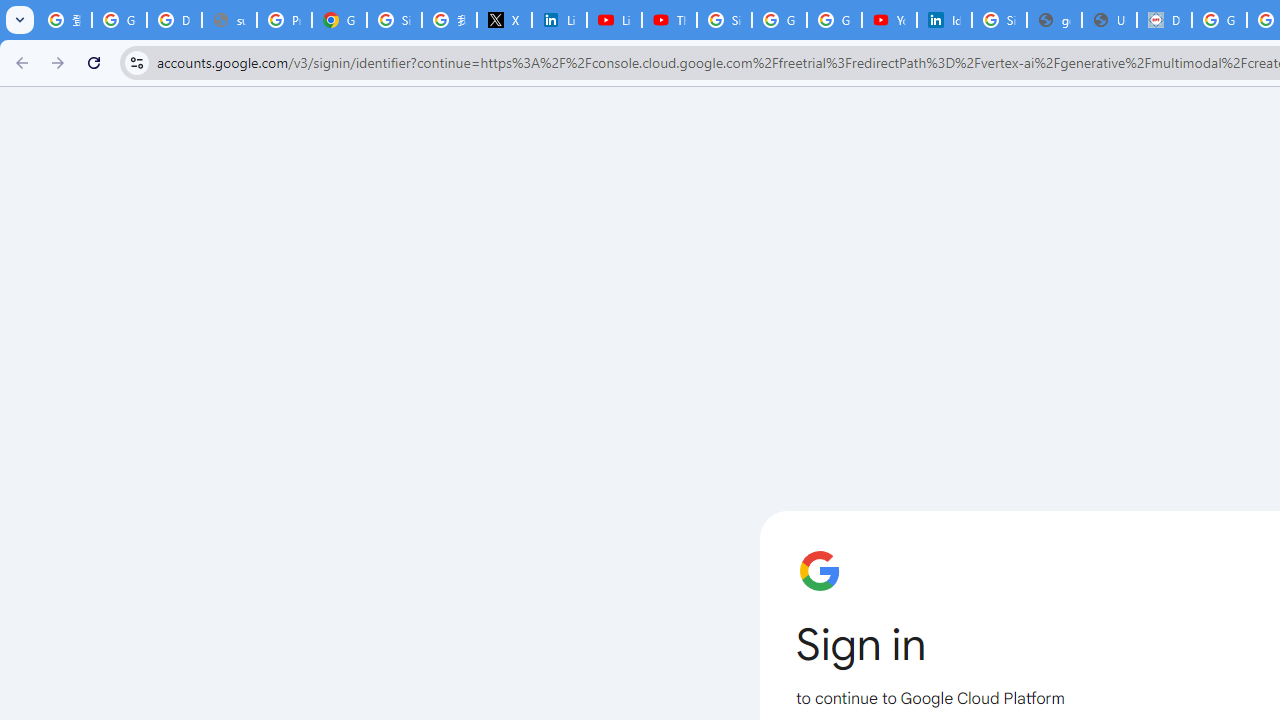 The image size is (1280, 720). I want to click on 'google_privacy_policy_en.pdf', so click(1053, 20).